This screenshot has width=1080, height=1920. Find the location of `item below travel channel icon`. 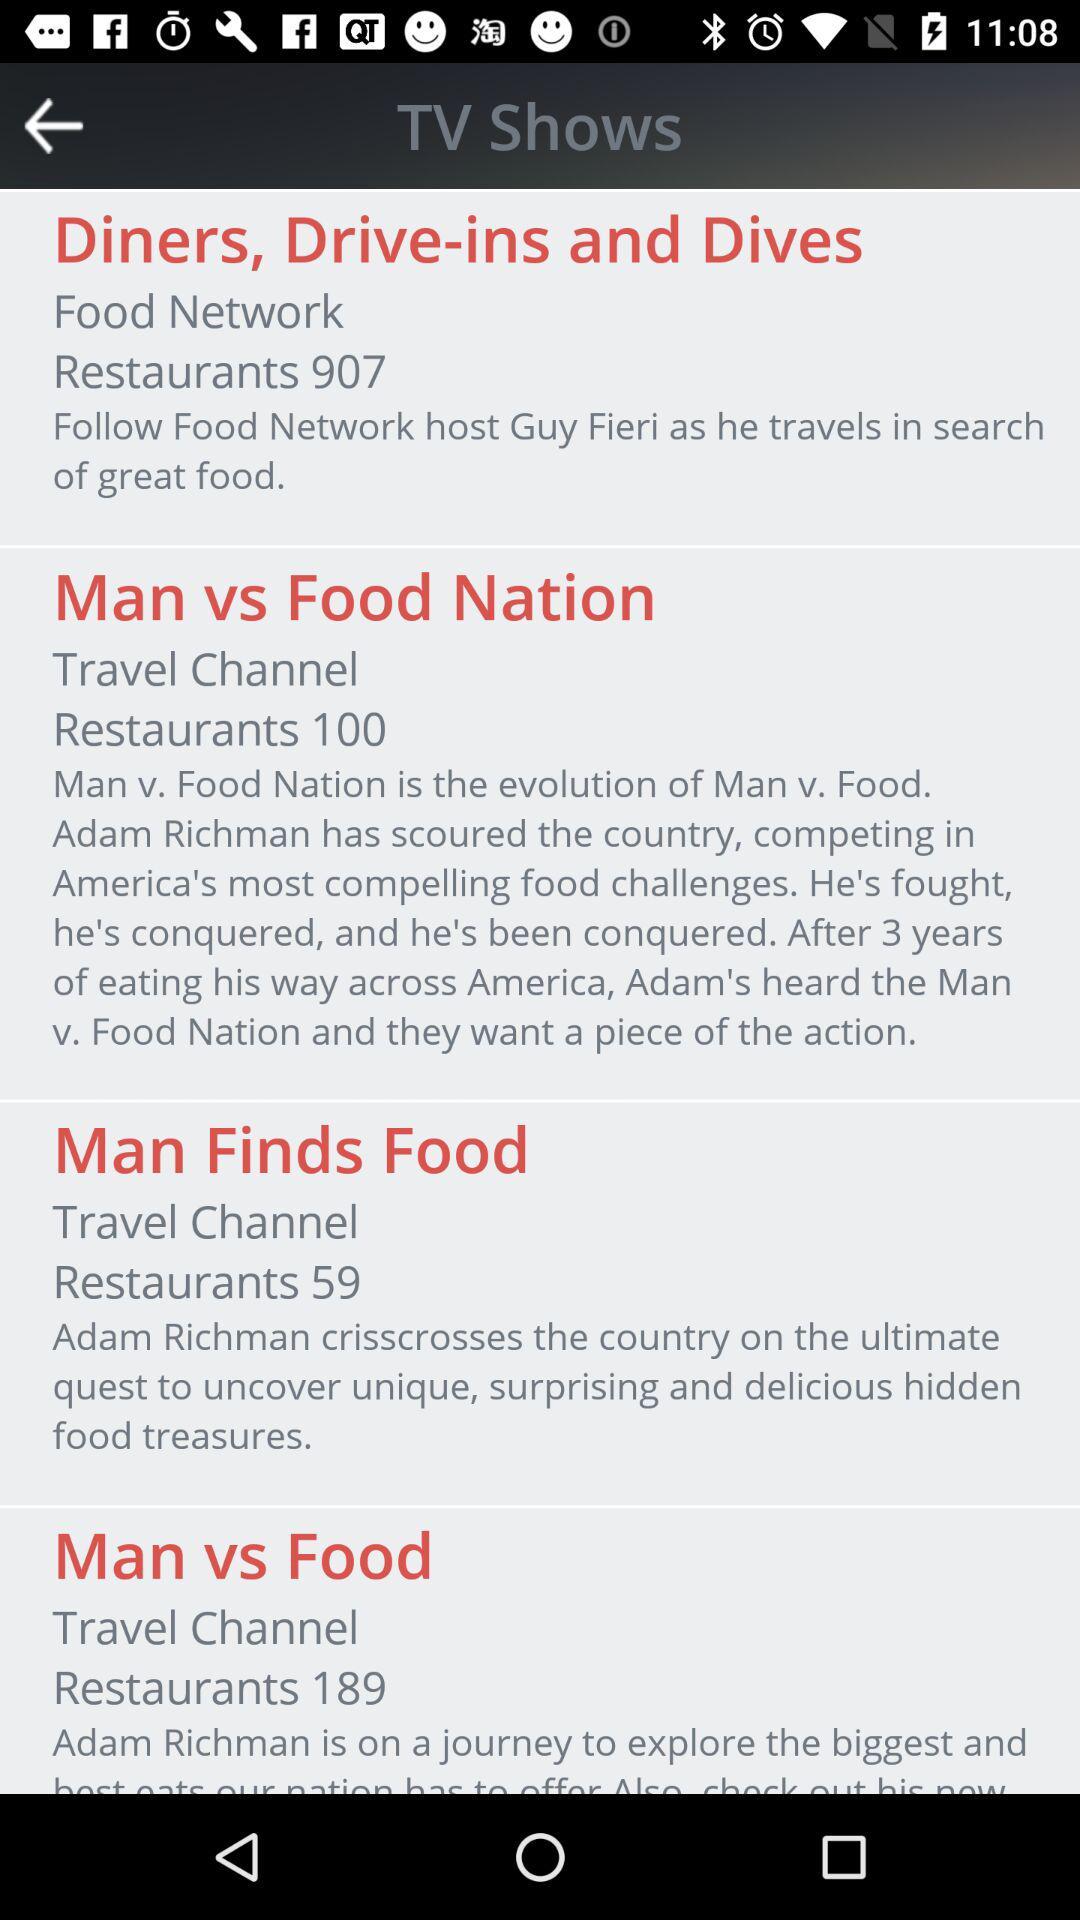

item below travel channel icon is located at coordinates (219, 727).